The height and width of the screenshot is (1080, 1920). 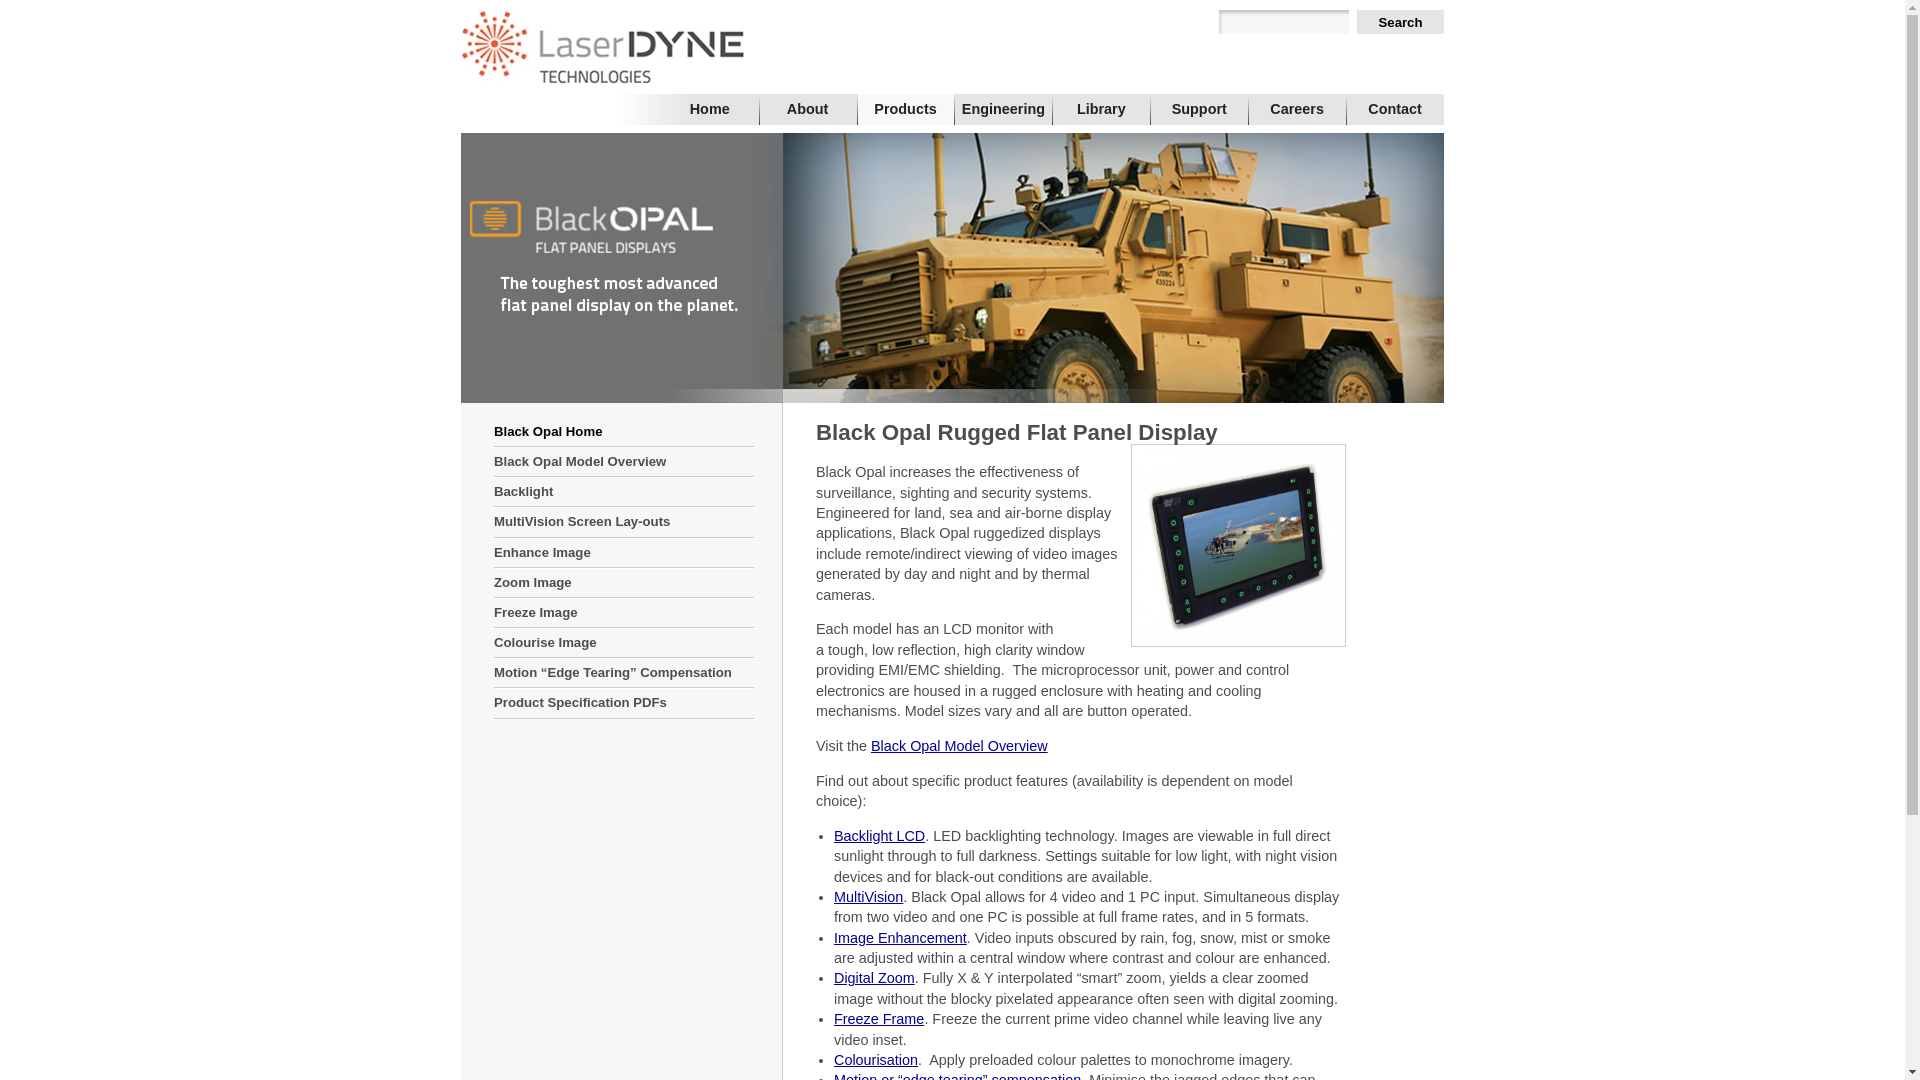 What do you see at coordinates (1247, 109) in the screenshot?
I see `'Careers'` at bounding box center [1247, 109].